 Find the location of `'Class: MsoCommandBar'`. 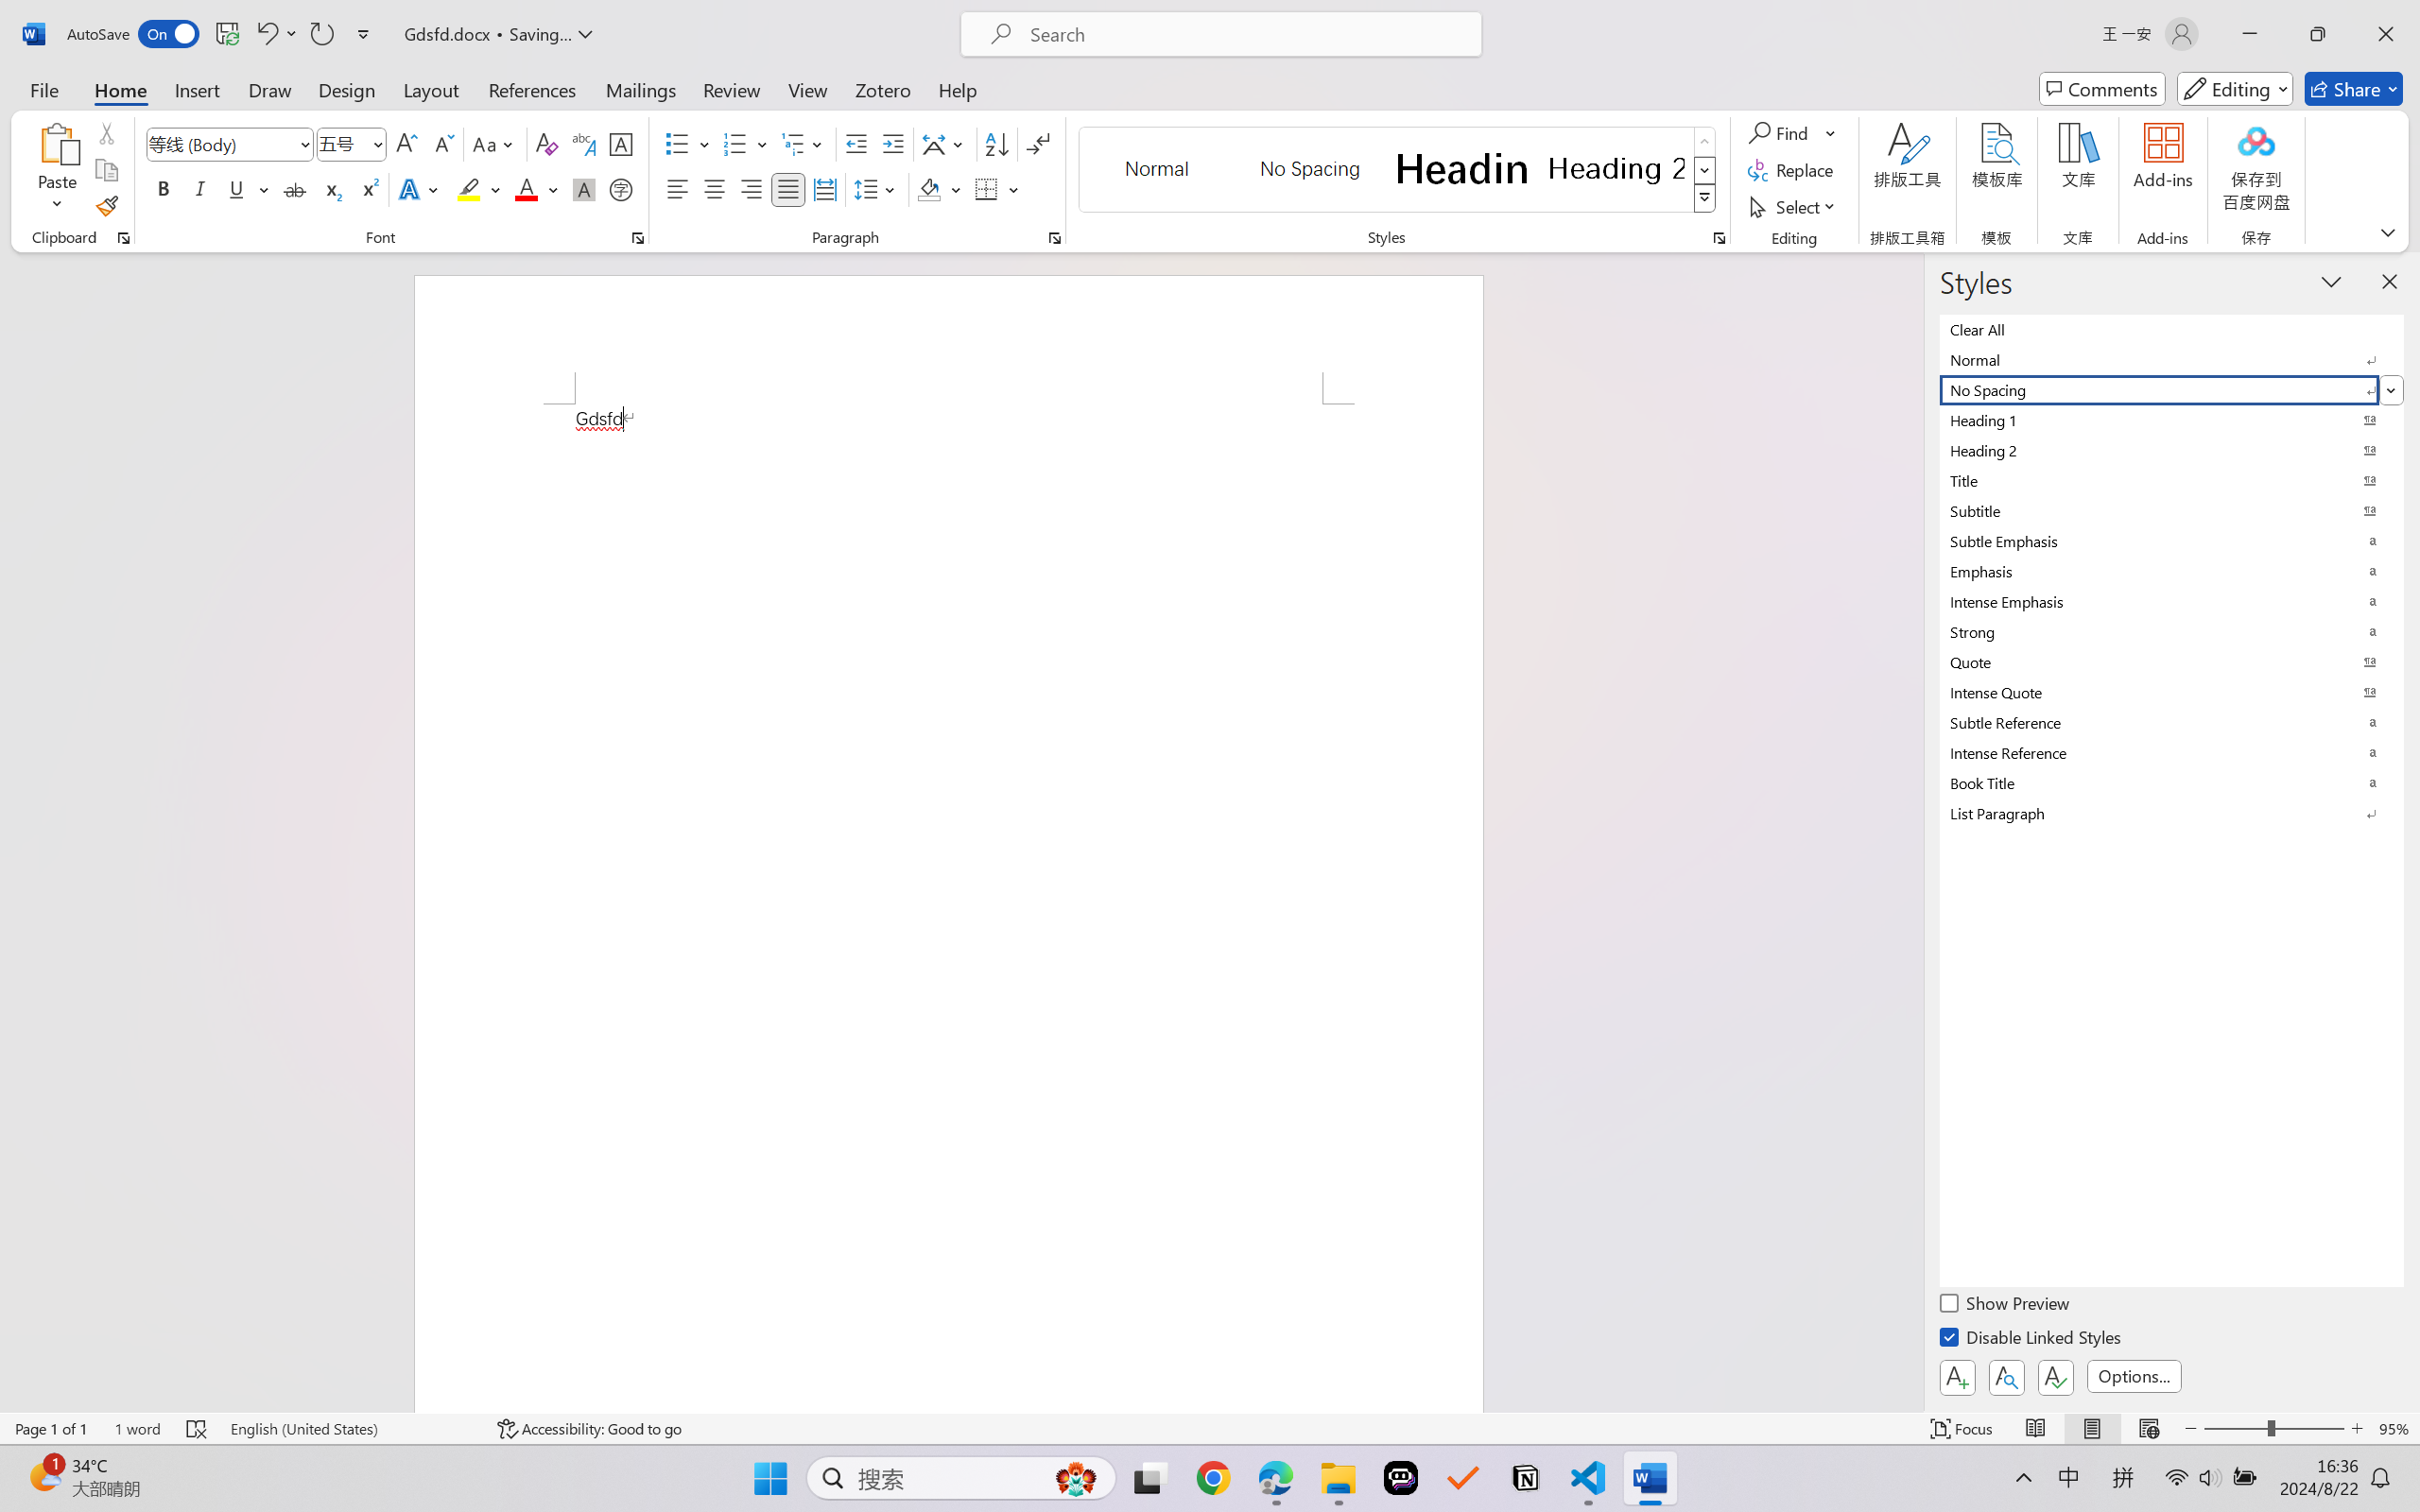

'Class: MsoCommandBar' is located at coordinates (1210, 1428).